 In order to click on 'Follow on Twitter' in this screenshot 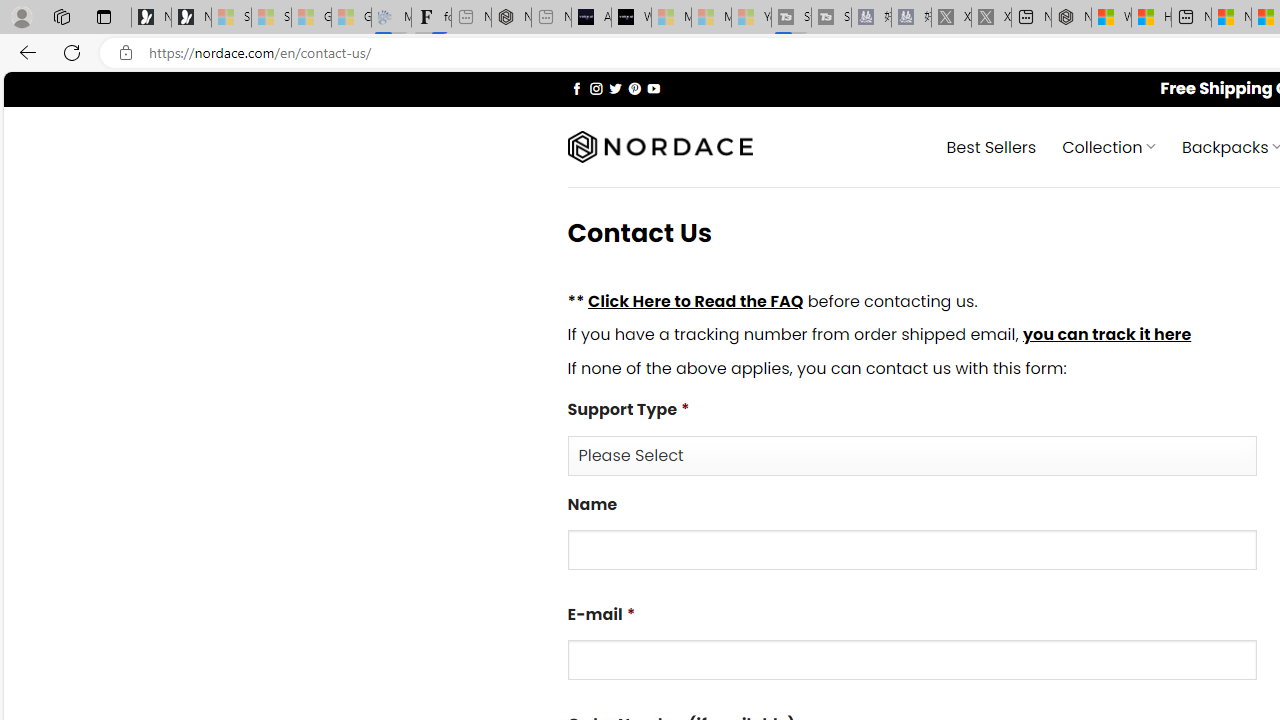, I will do `click(614, 87)`.